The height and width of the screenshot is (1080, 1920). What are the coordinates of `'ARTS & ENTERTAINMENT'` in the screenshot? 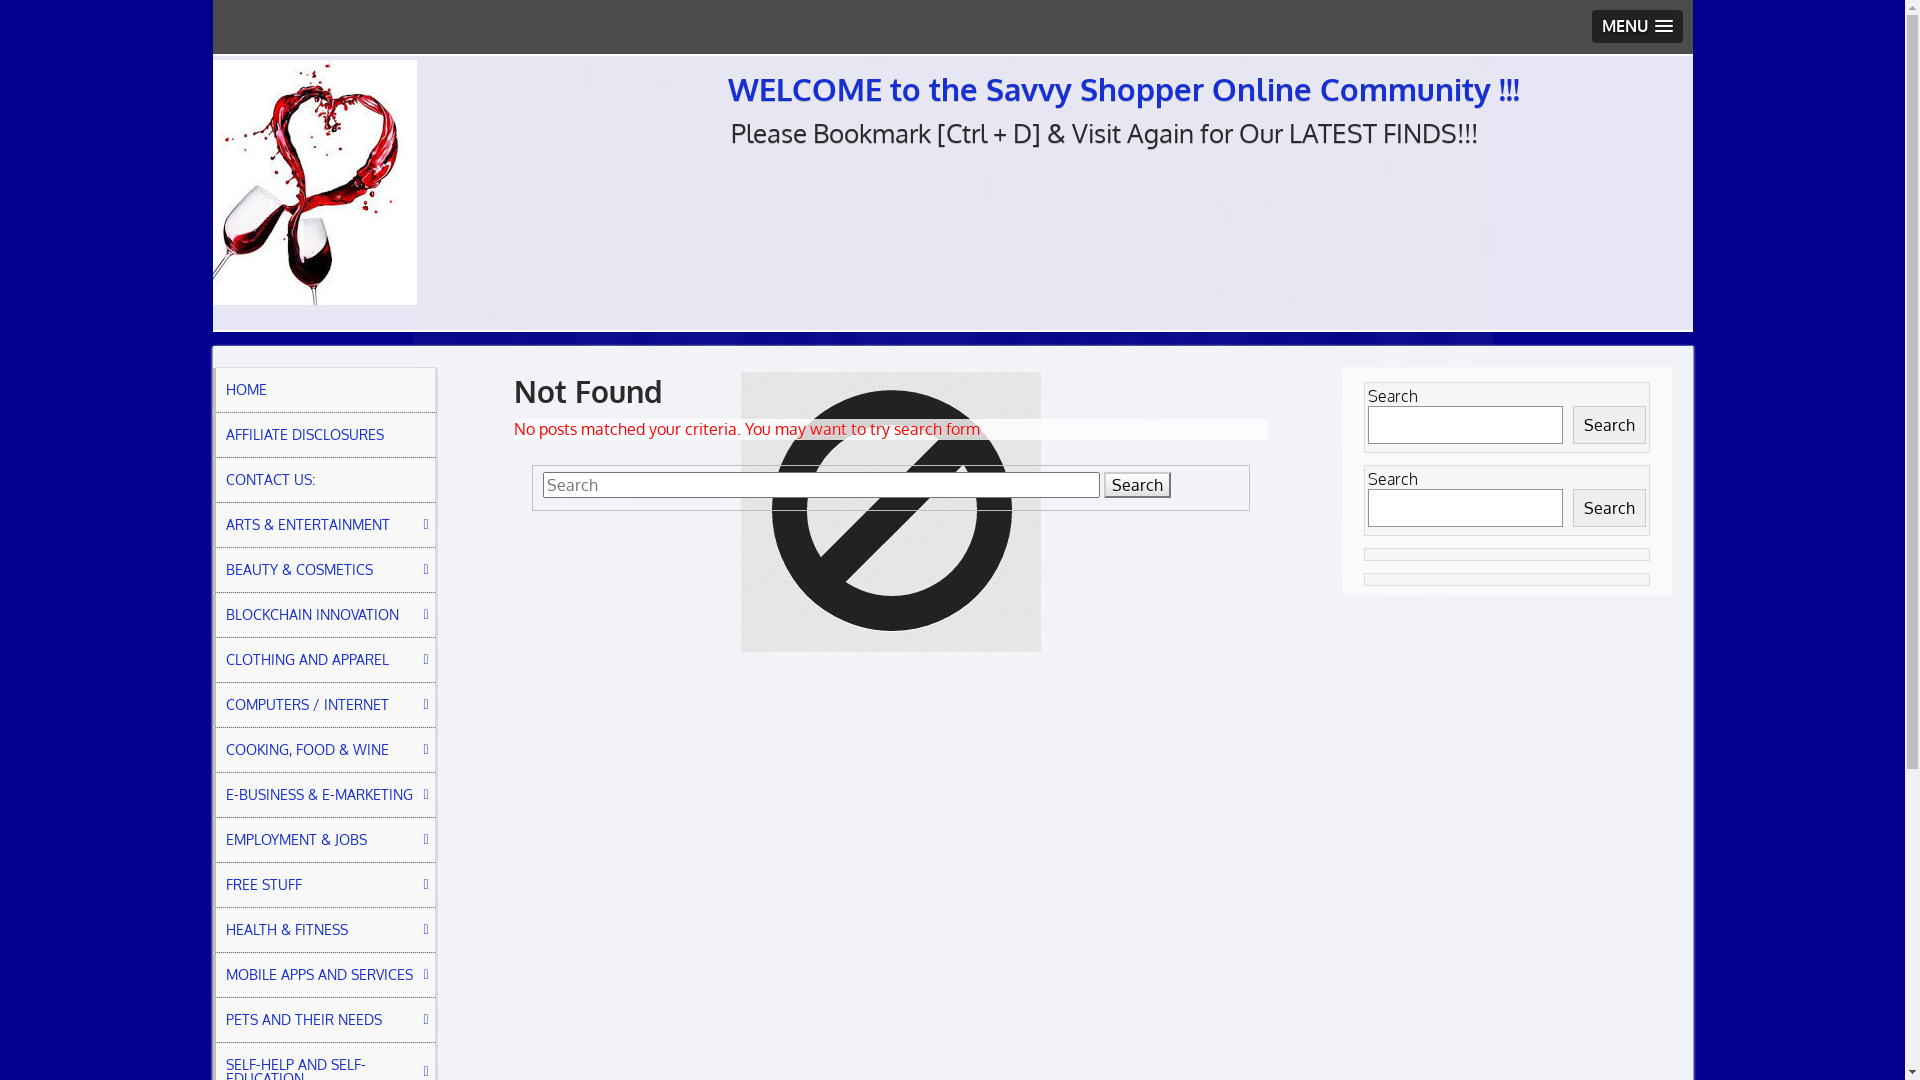 It's located at (324, 523).